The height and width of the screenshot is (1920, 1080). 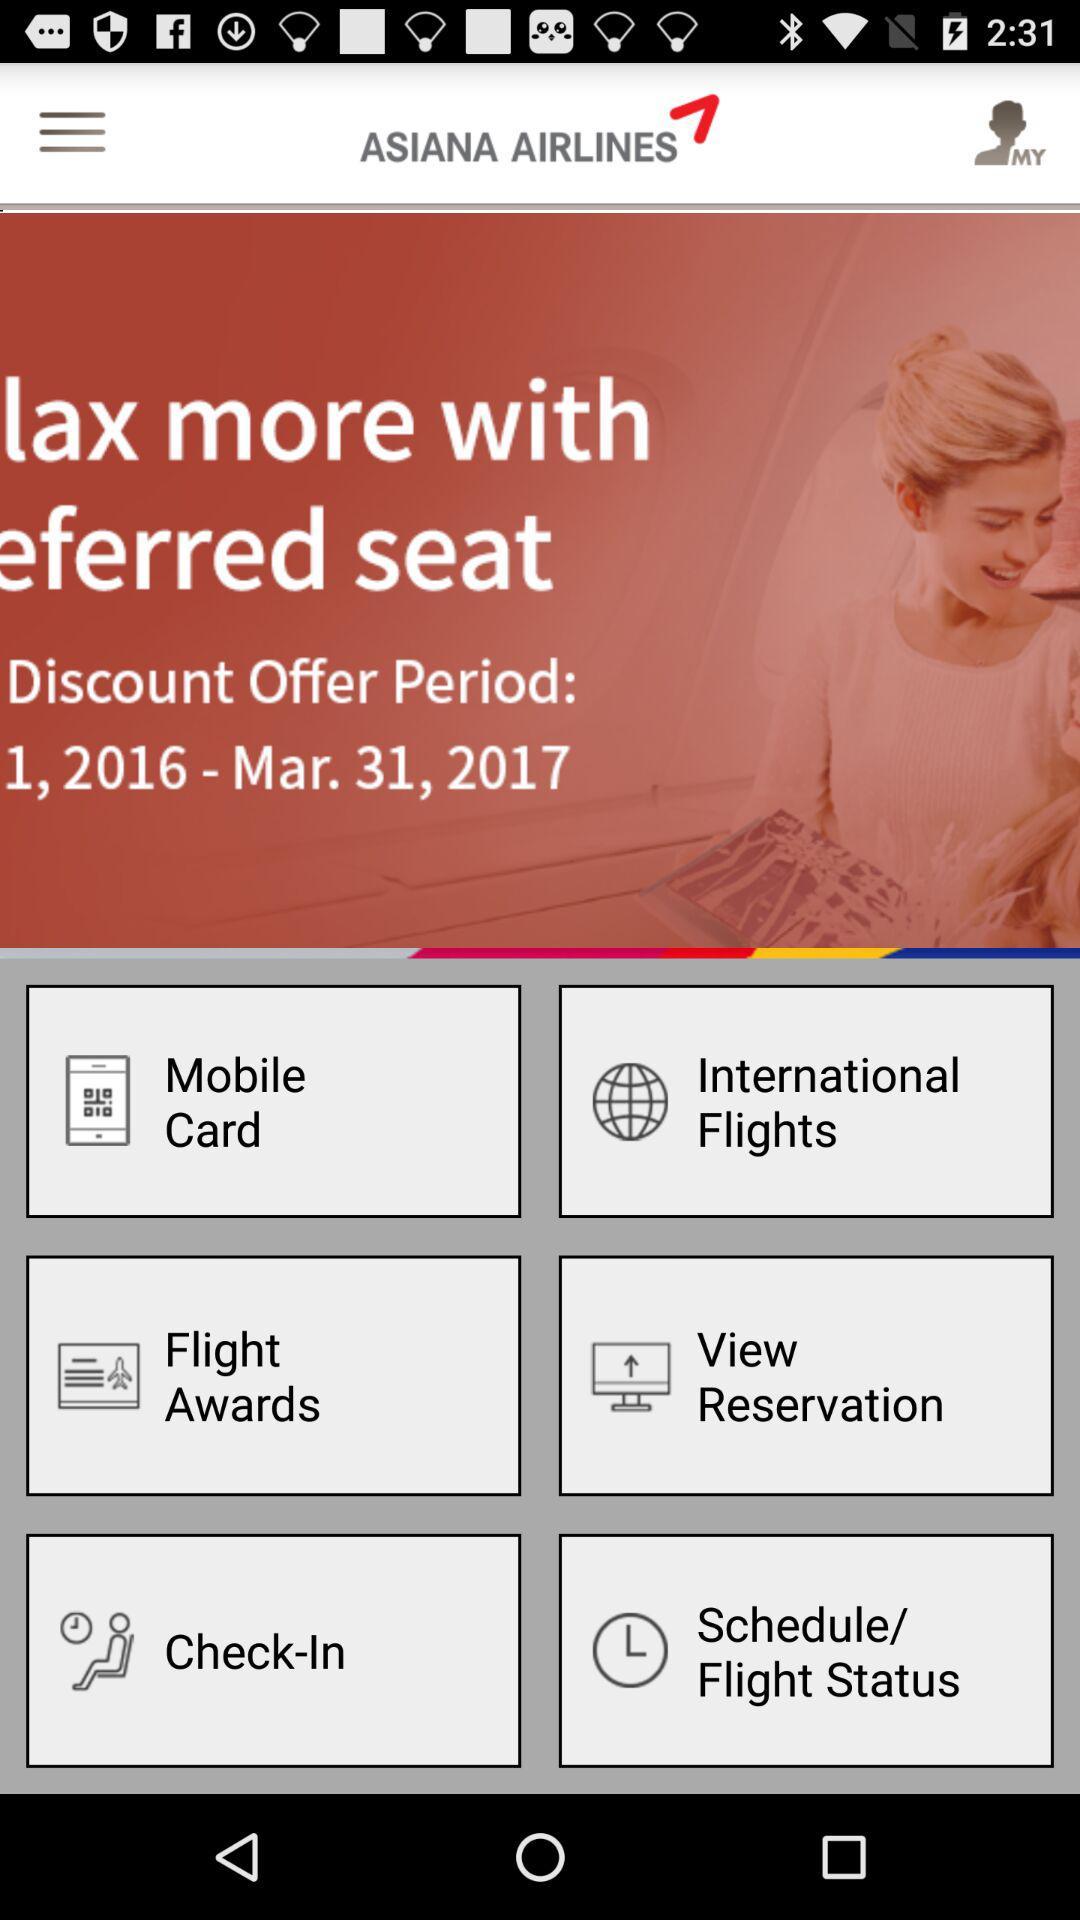 What do you see at coordinates (1007, 144) in the screenshot?
I see `the follow icon` at bounding box center [1007, 144].